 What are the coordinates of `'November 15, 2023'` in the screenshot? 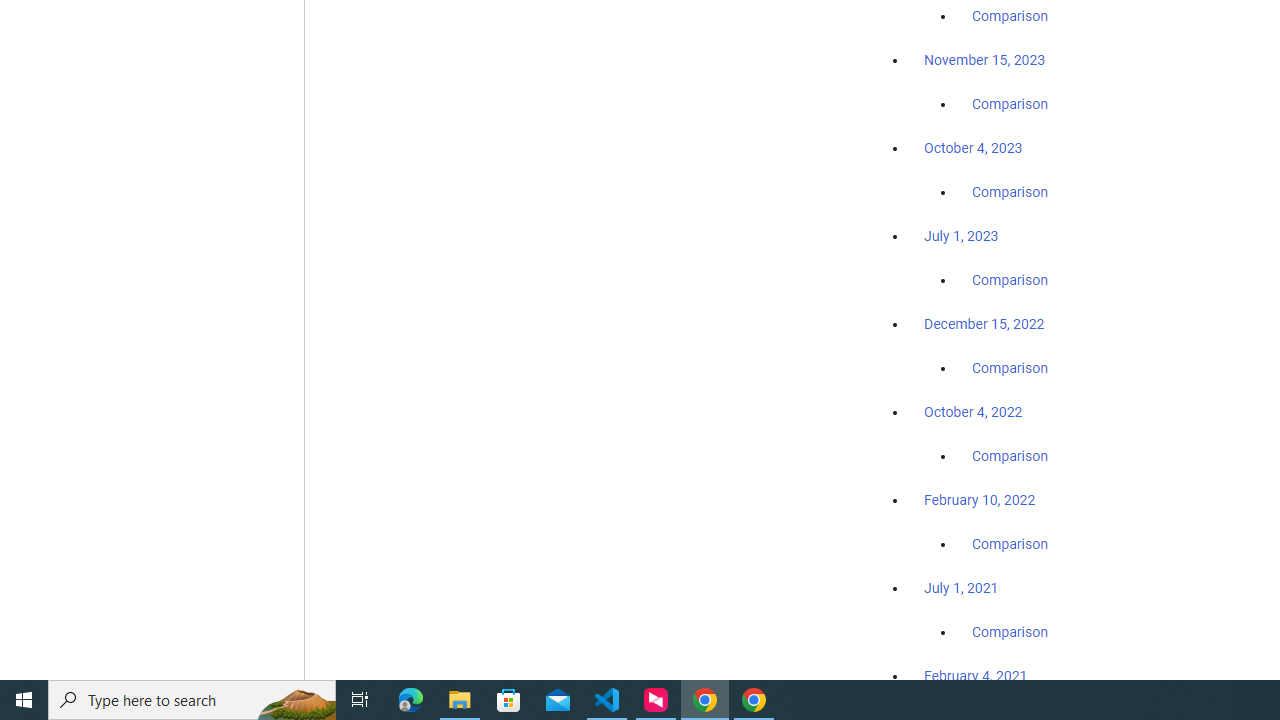 It's located at (984, 59).